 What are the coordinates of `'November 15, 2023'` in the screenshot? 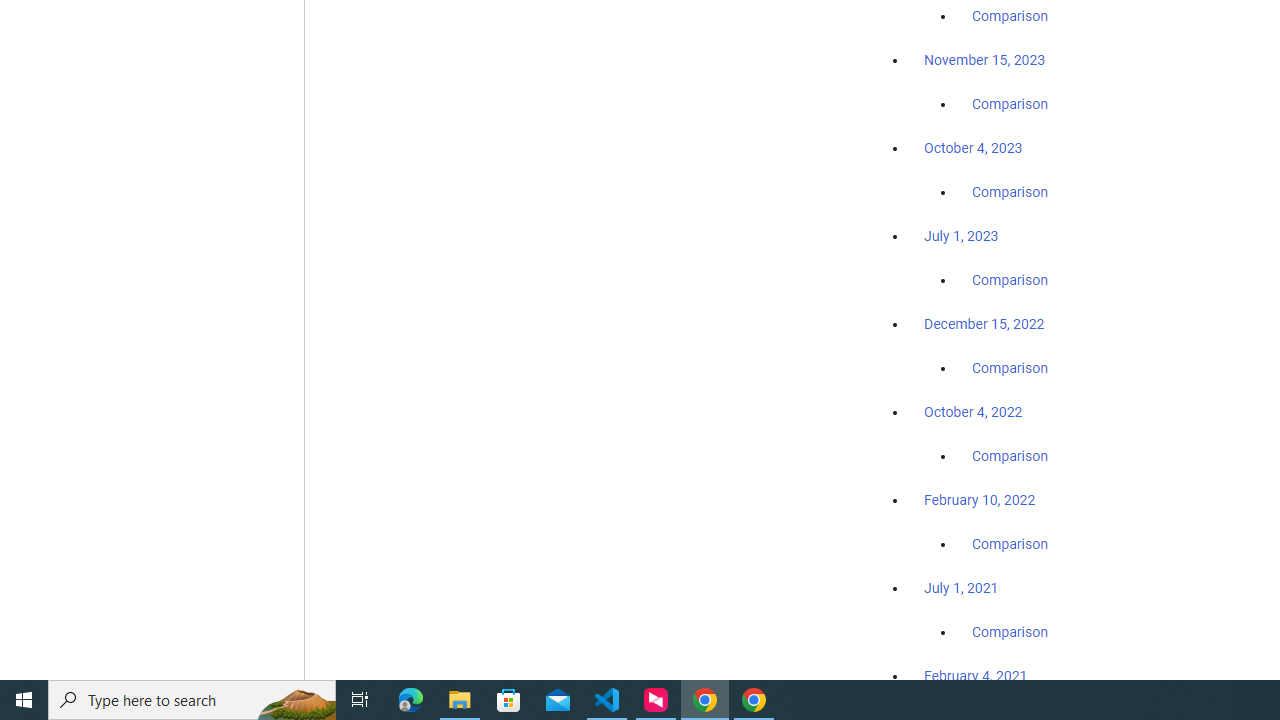 It's located at (984, 59).